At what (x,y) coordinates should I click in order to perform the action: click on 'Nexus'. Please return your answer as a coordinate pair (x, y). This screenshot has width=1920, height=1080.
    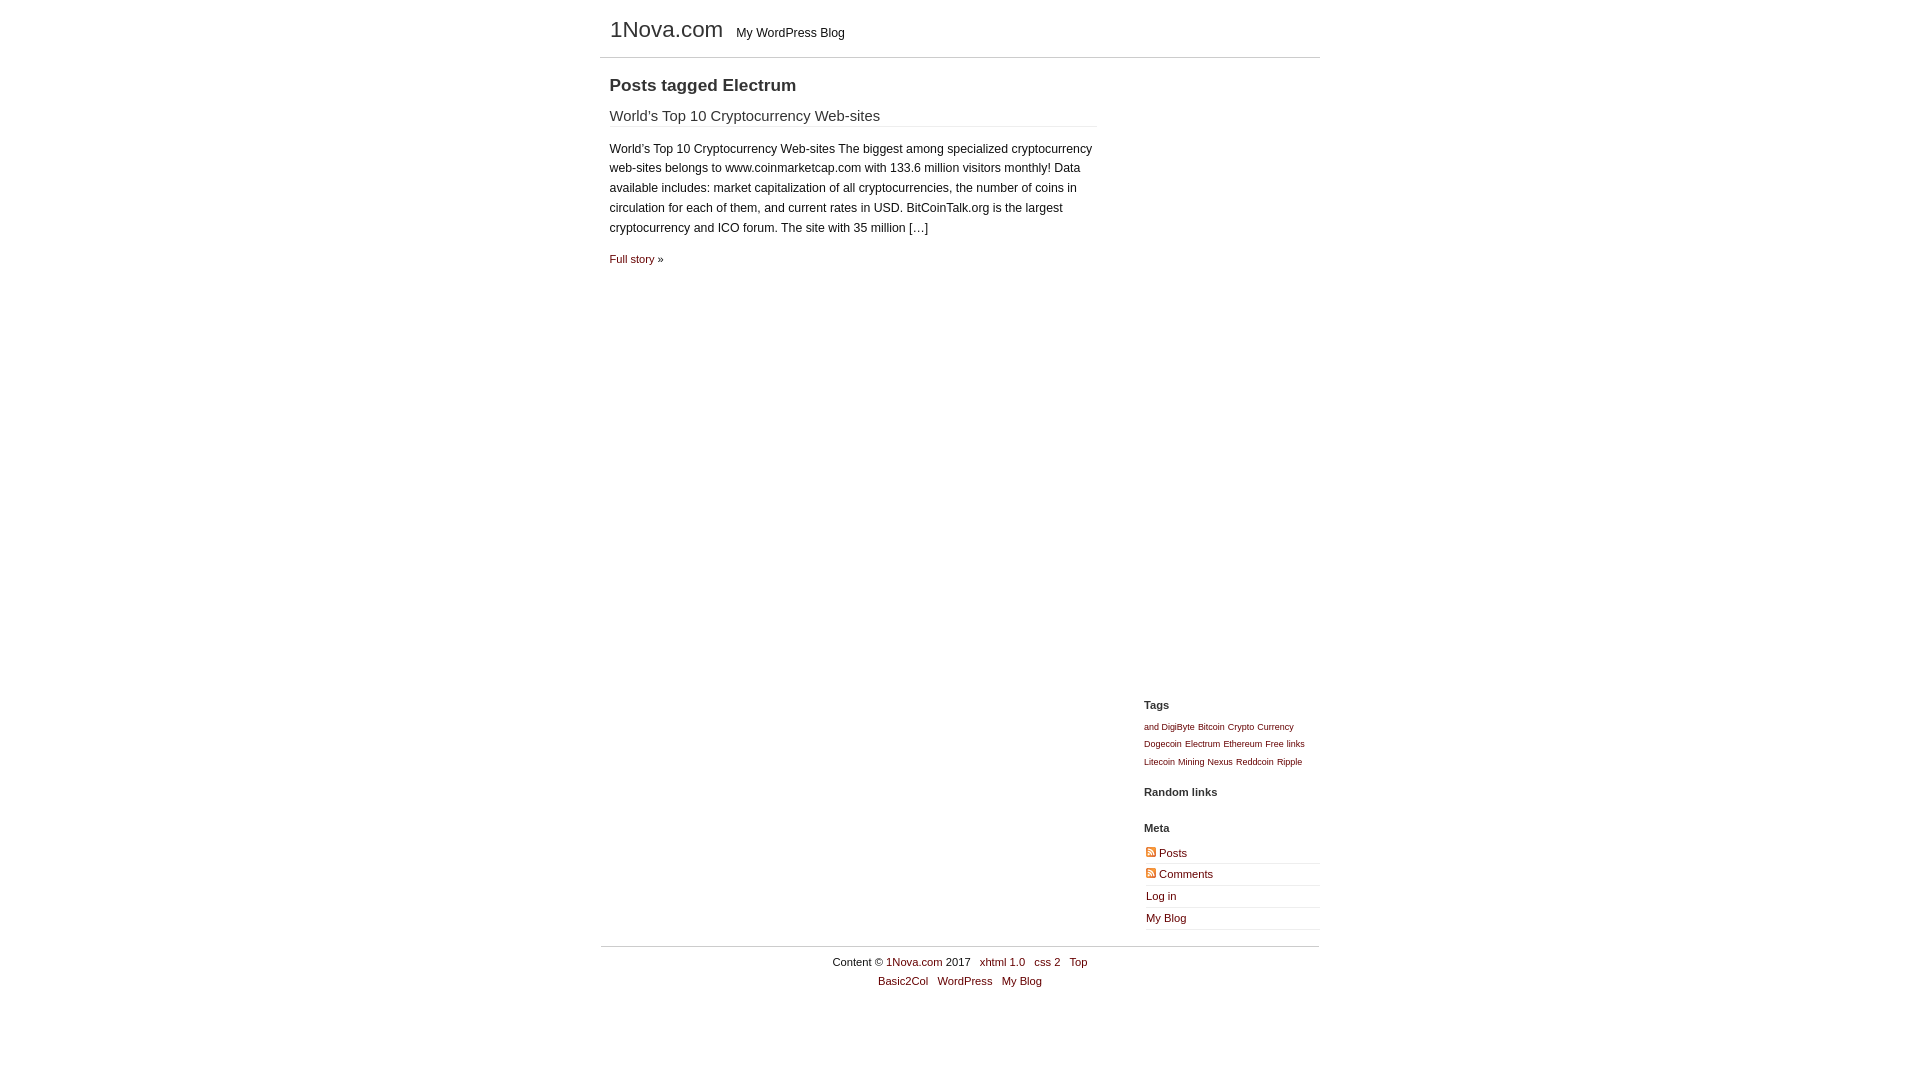
    Looking at the image, I should click on (1218, 762).